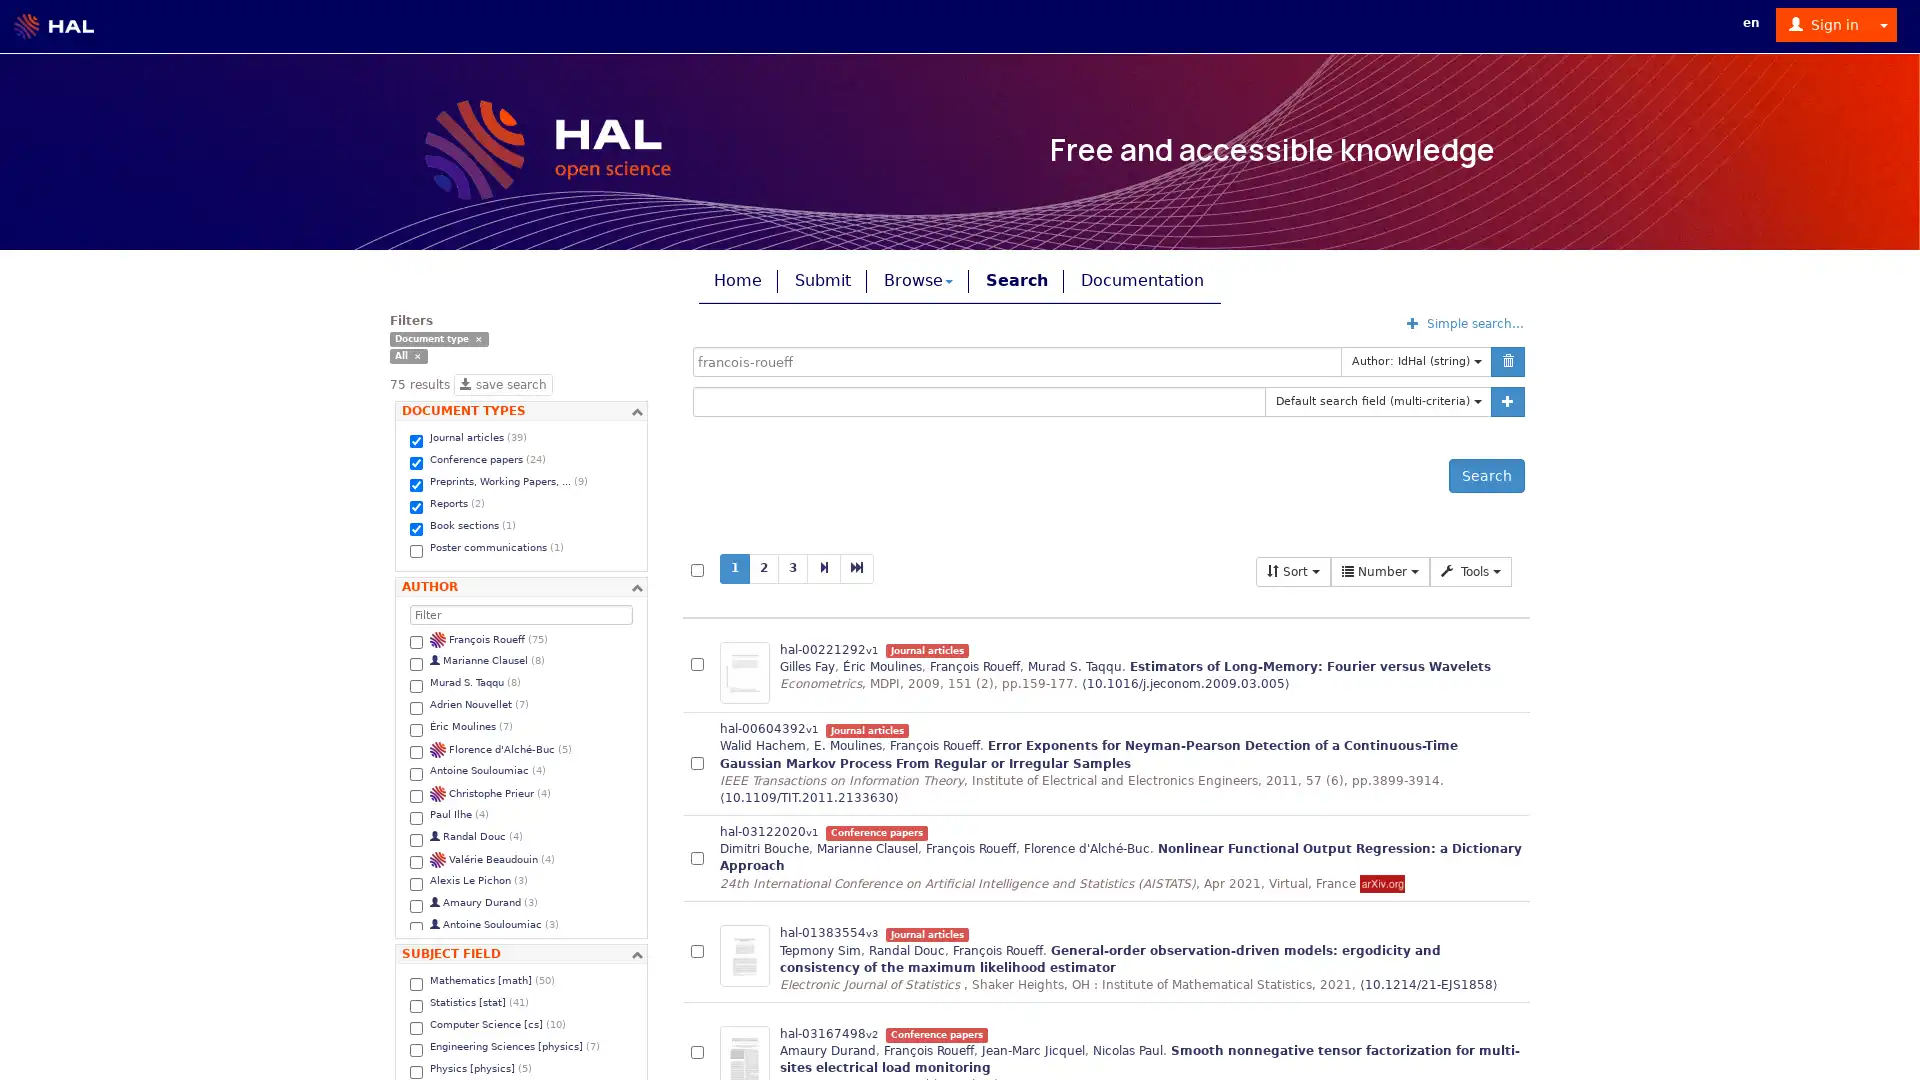  I want to click on +, so click(1507, 401).